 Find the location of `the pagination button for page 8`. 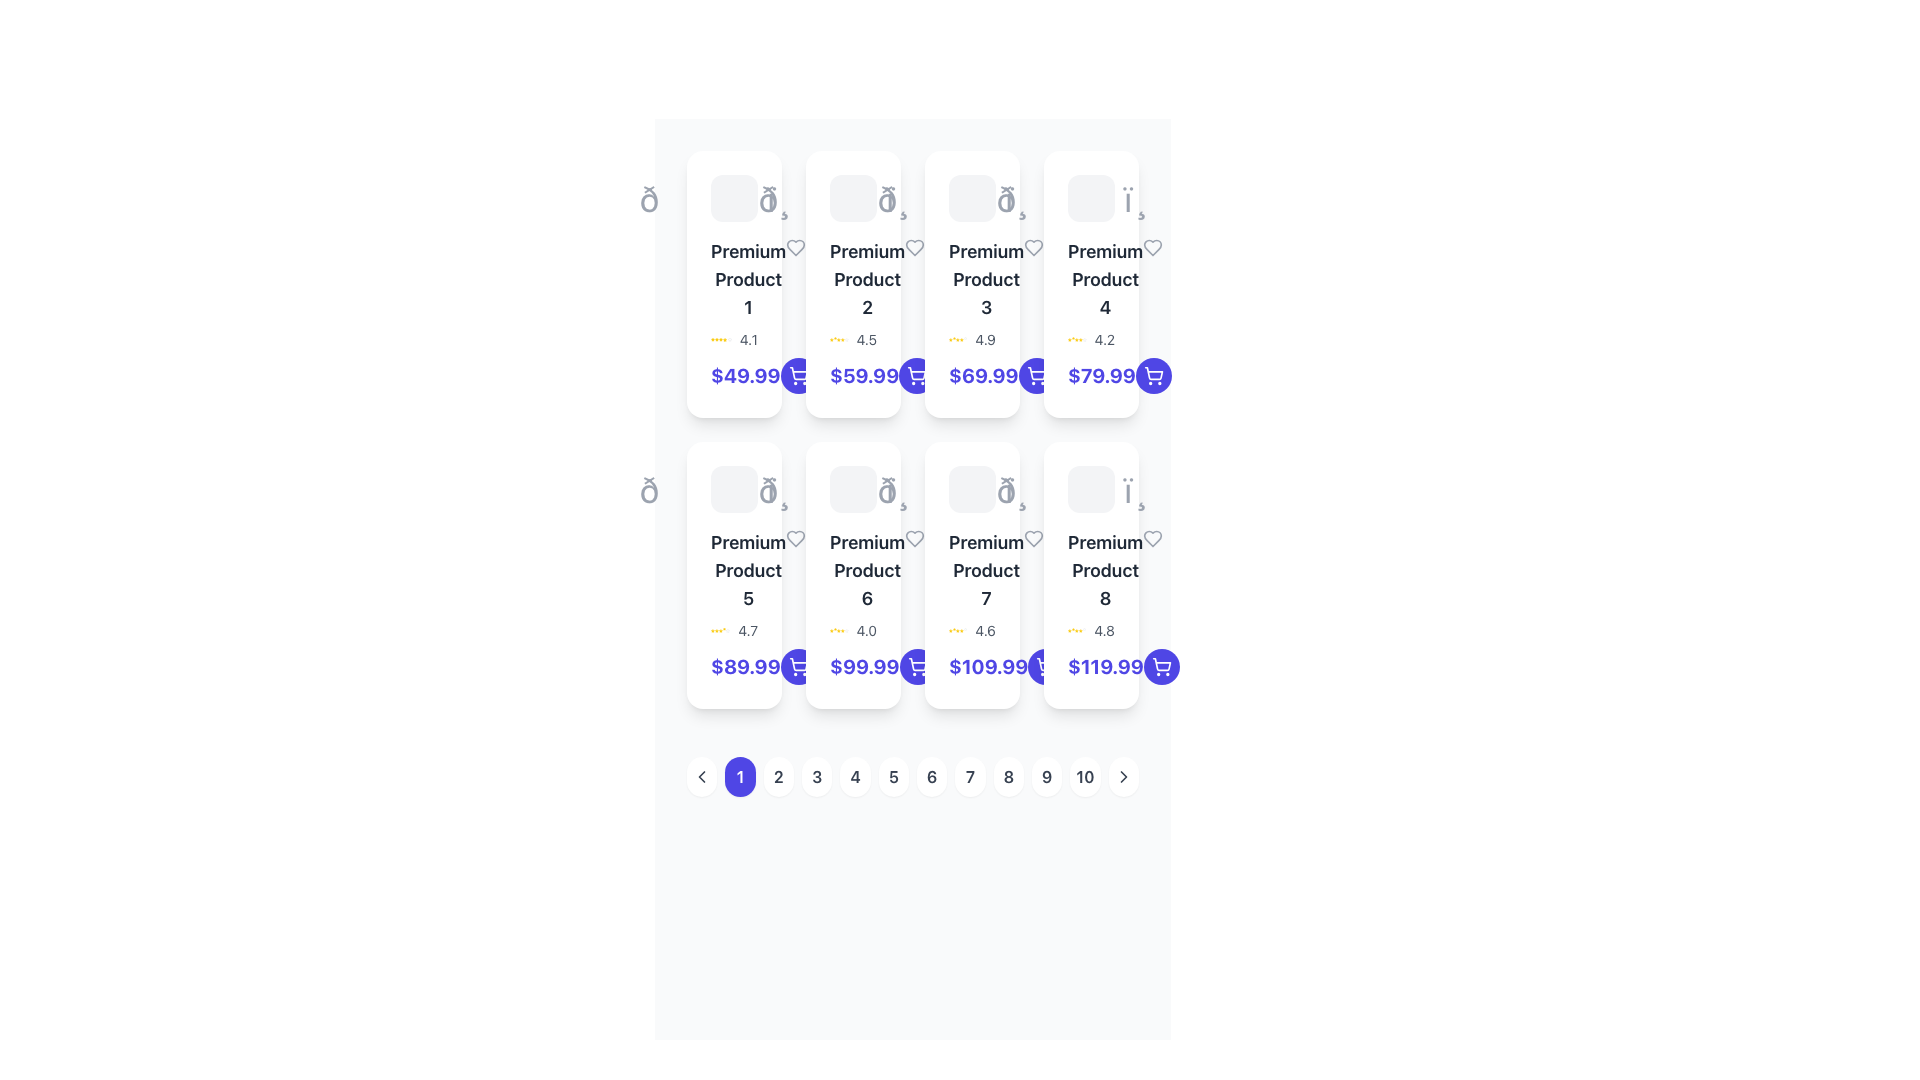

the pagination button for page 8 is located at coordinates (1008, 775).